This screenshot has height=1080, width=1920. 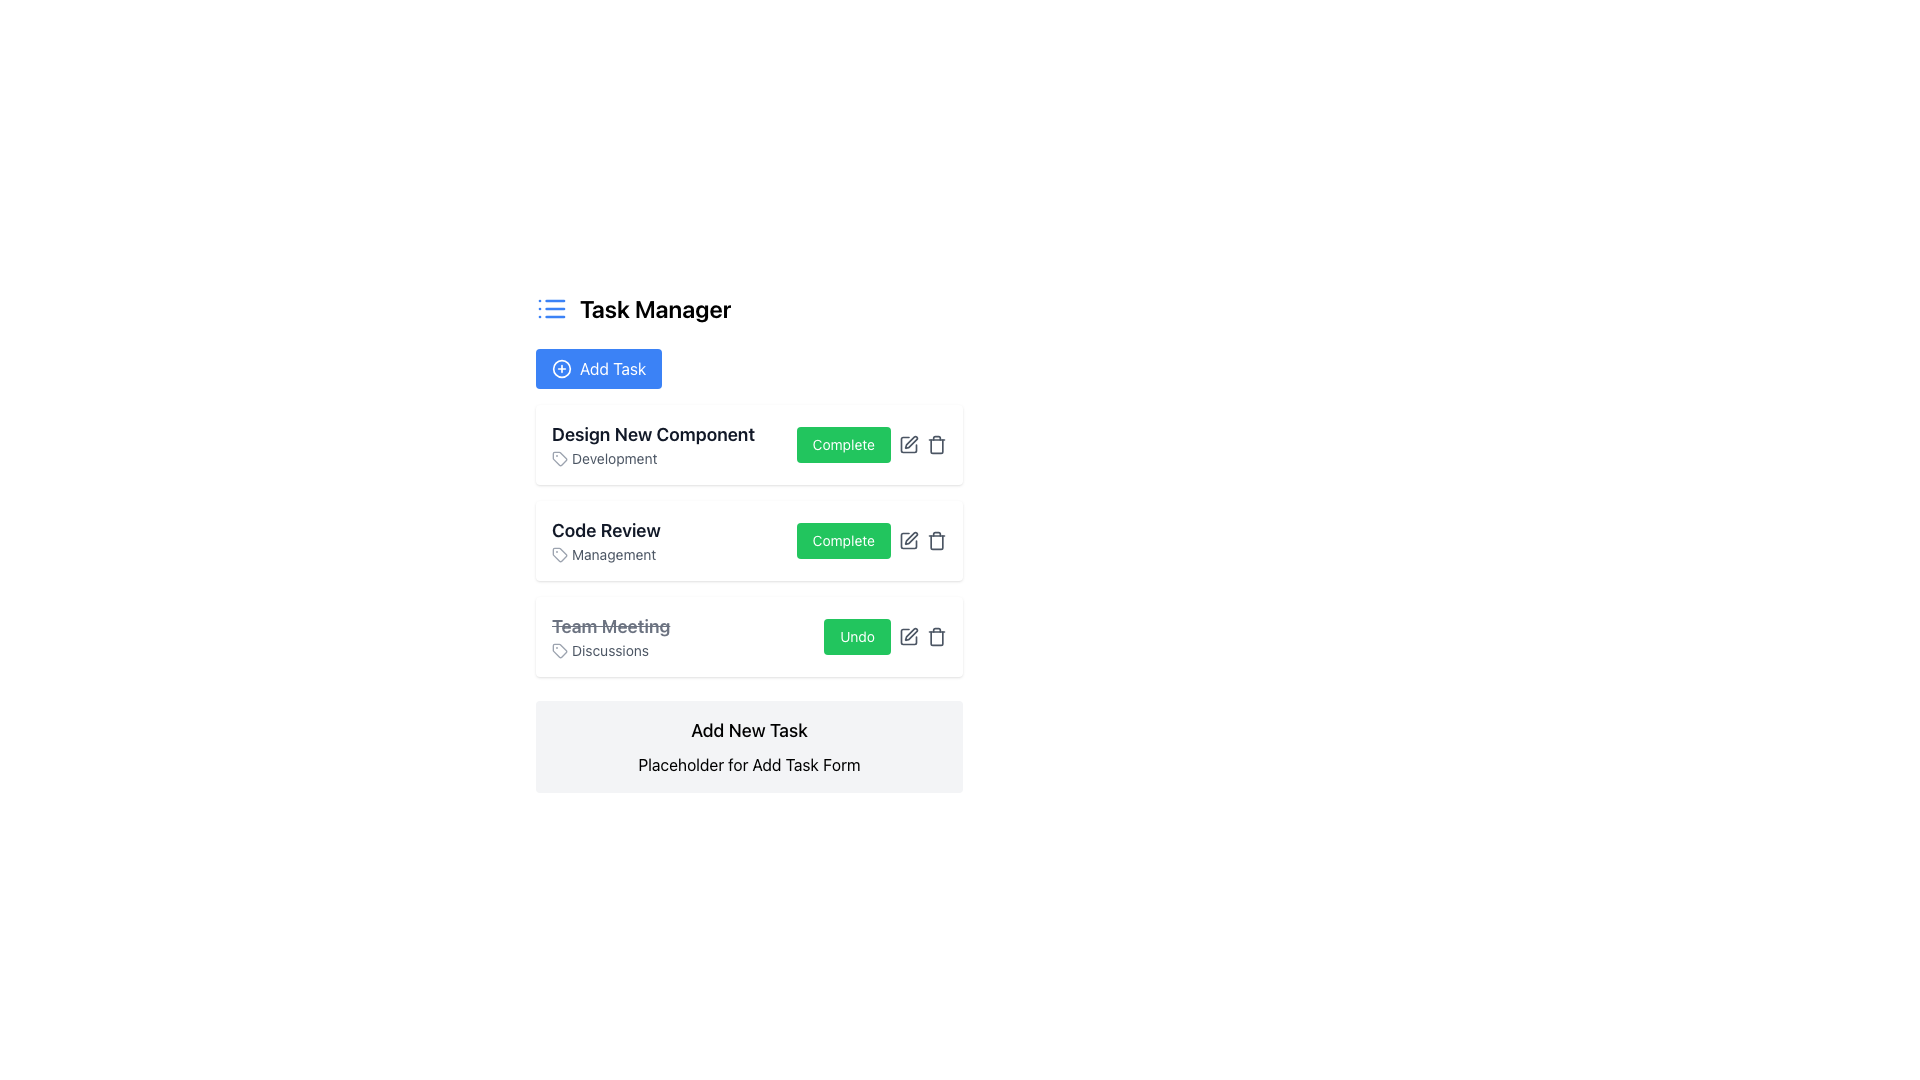 I want to click on the crossed out text label reading 'Team Meeting', so click(x=610, y=626).